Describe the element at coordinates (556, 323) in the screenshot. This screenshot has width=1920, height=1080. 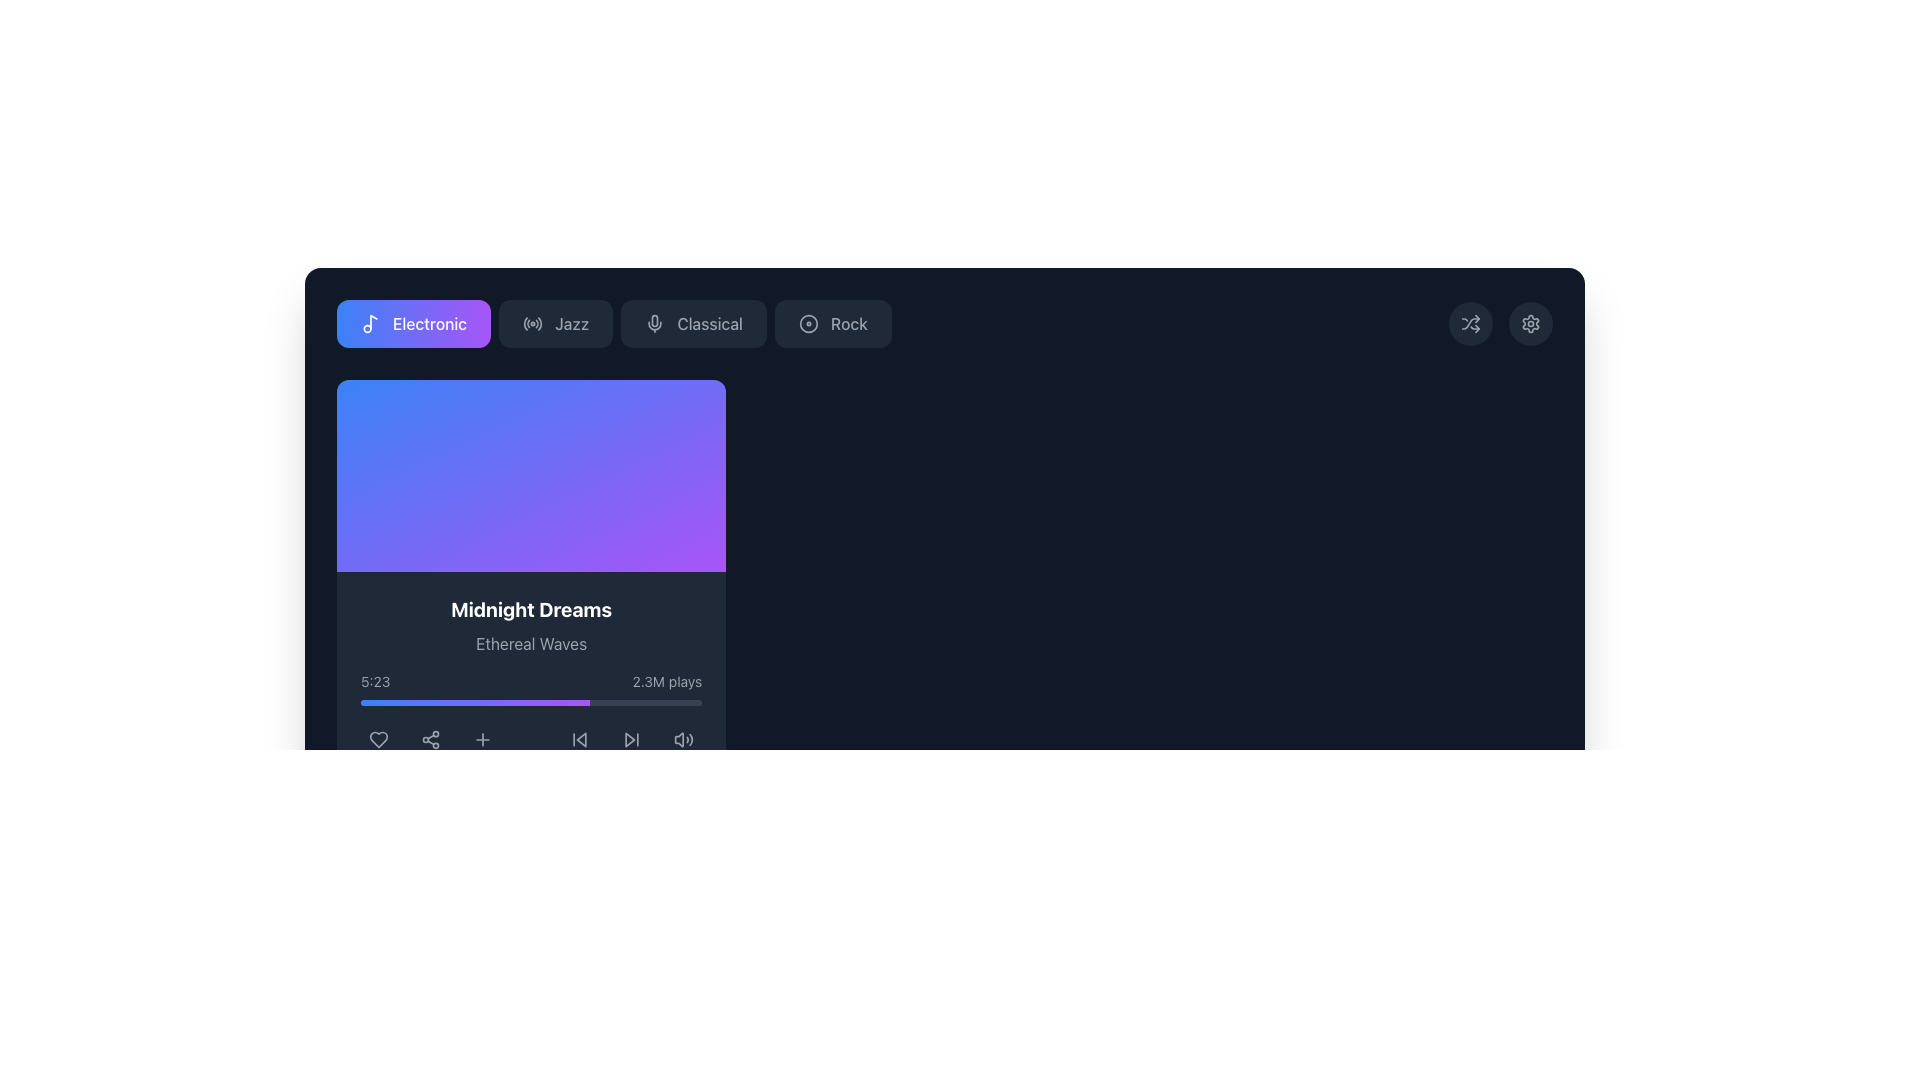
I see `the 'Jazz' button` at that location.